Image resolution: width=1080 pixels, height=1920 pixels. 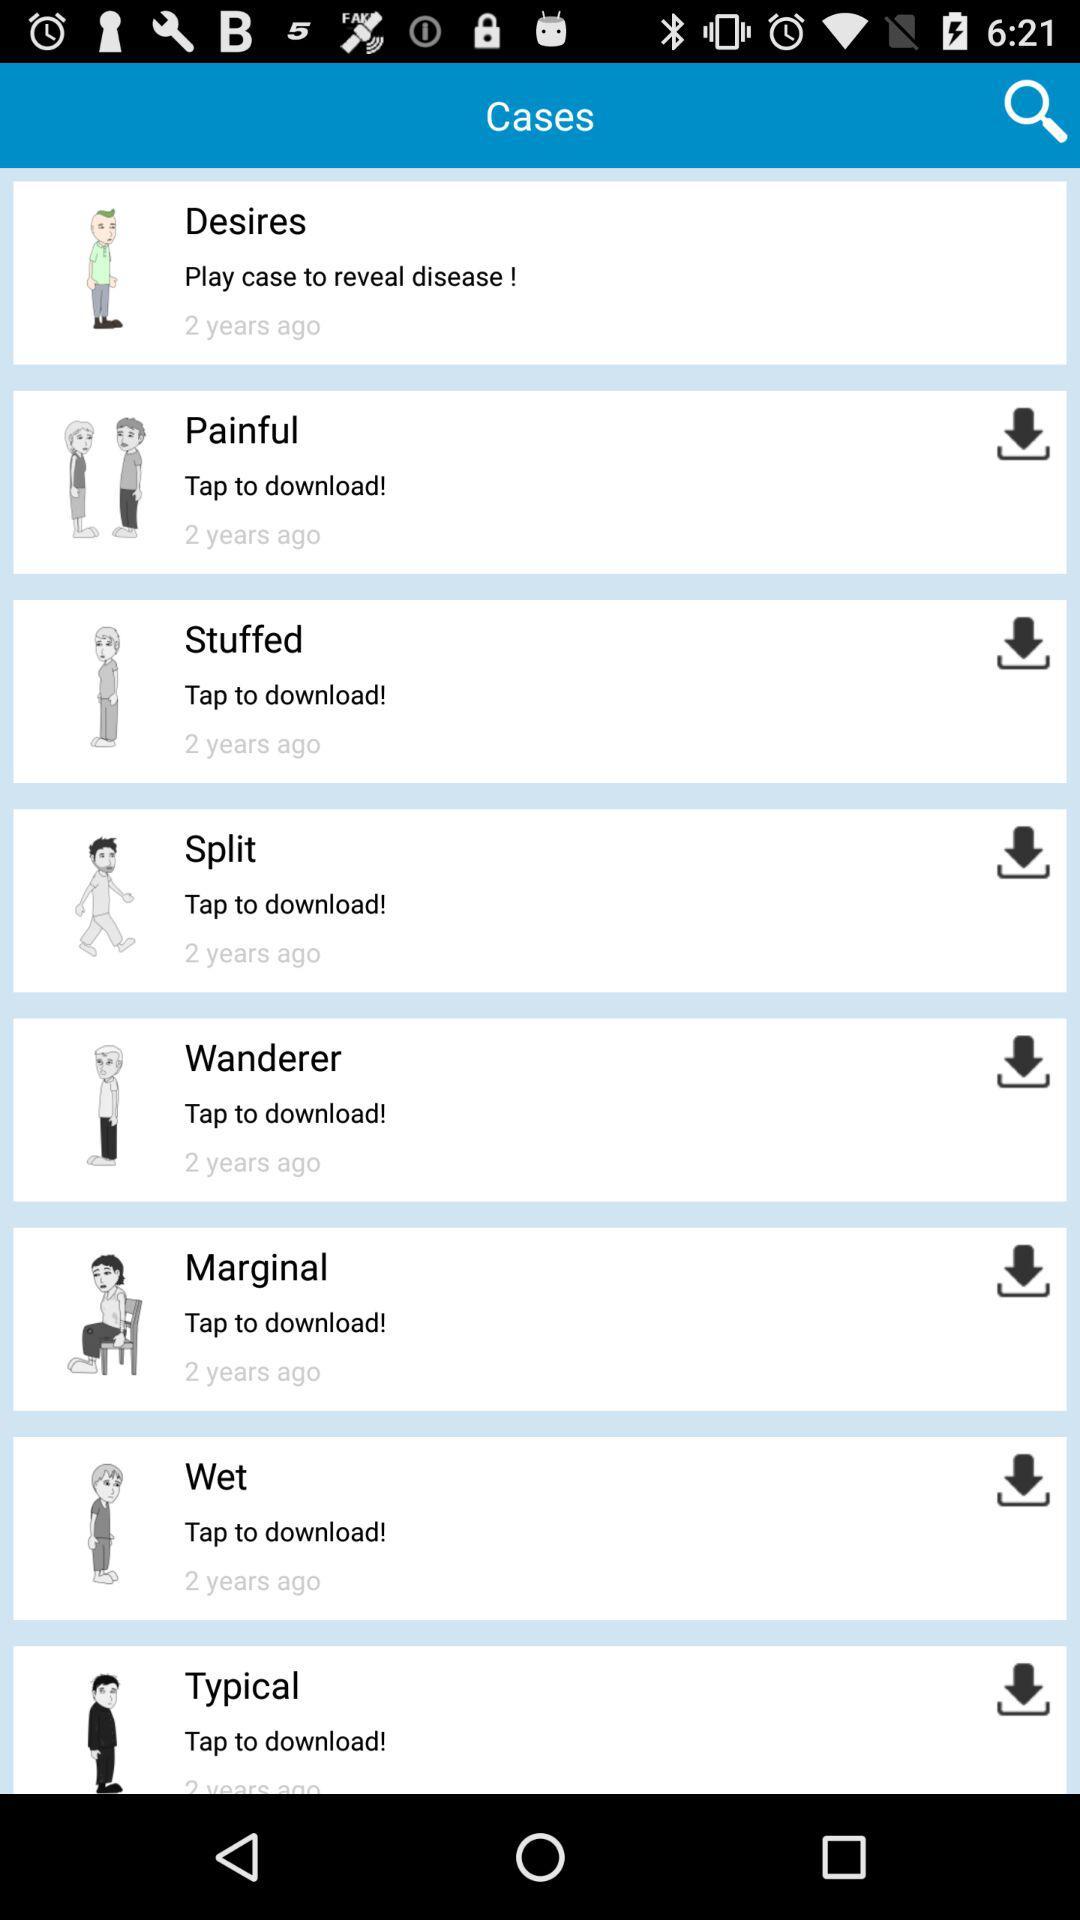 I want to click on the app above tap to download! app, so click(x=216, y=1475).